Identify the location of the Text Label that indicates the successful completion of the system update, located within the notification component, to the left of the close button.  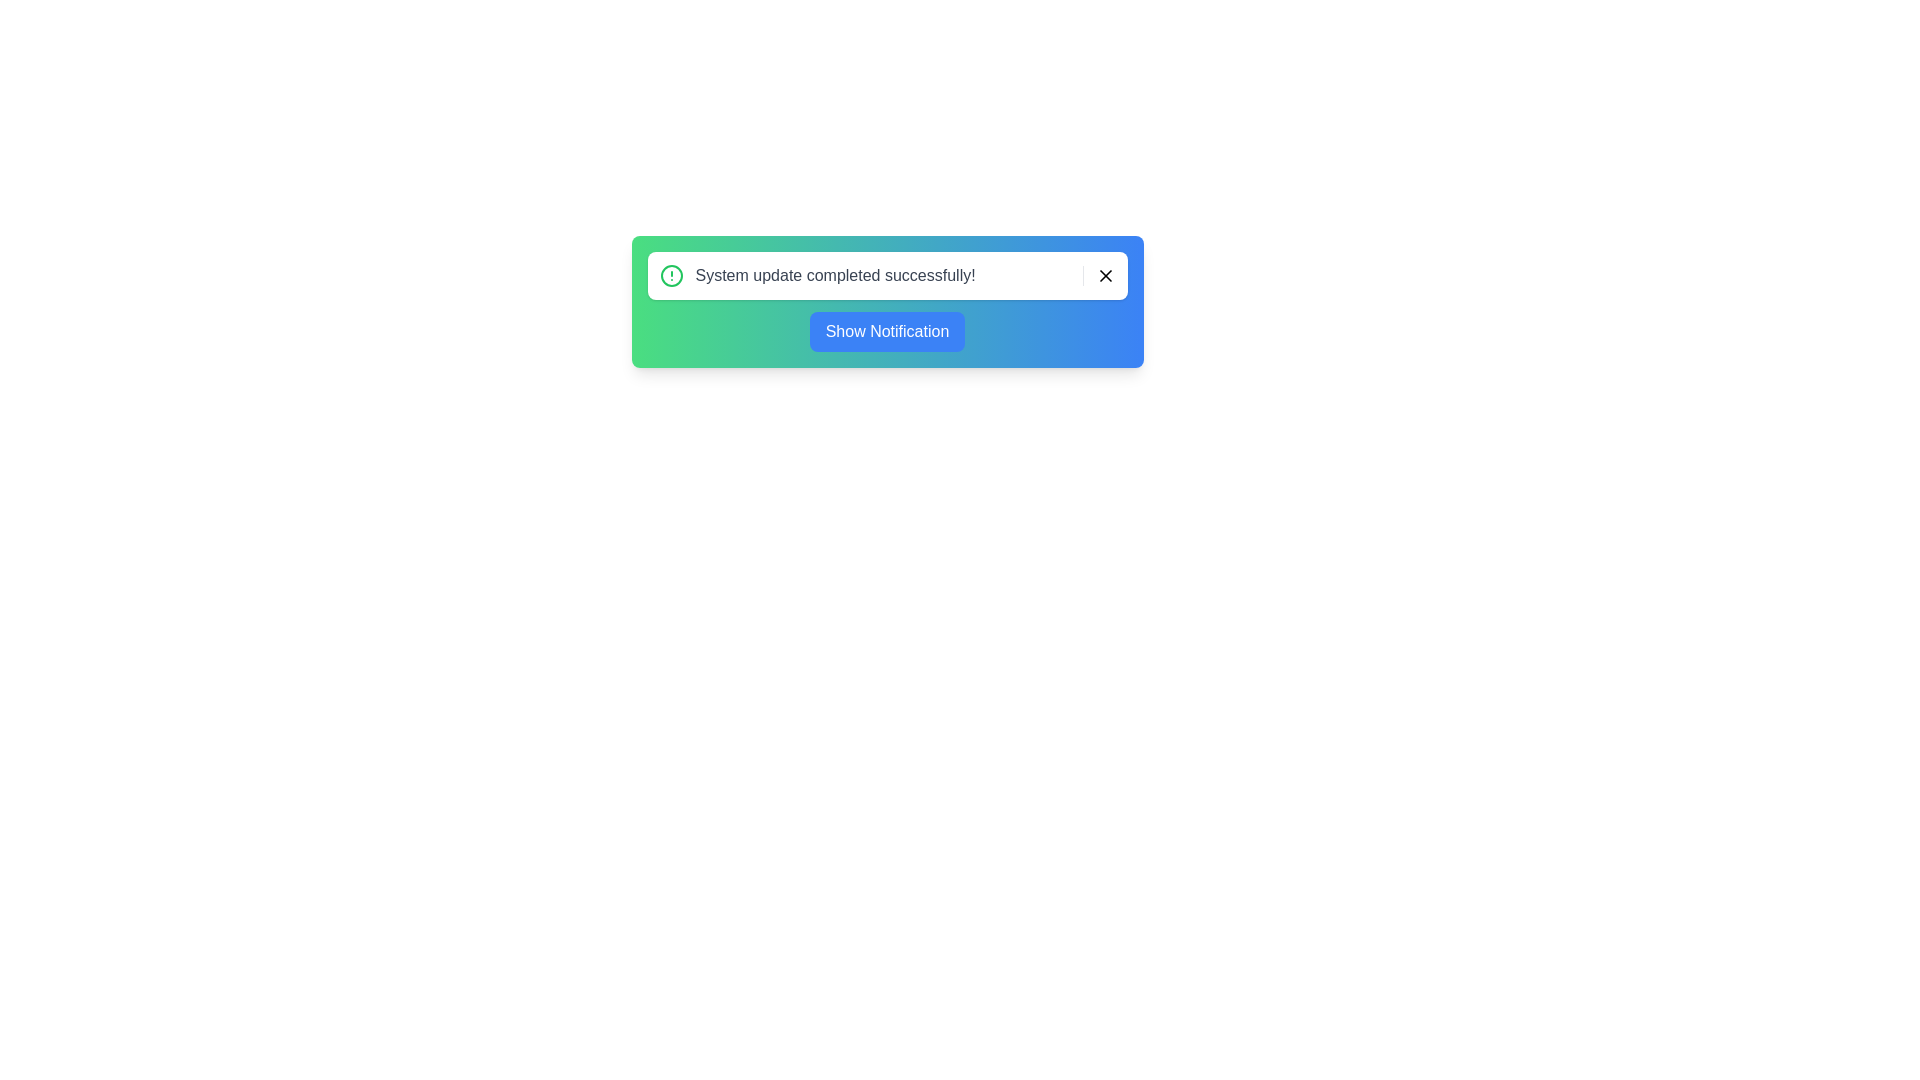
(823, 276).